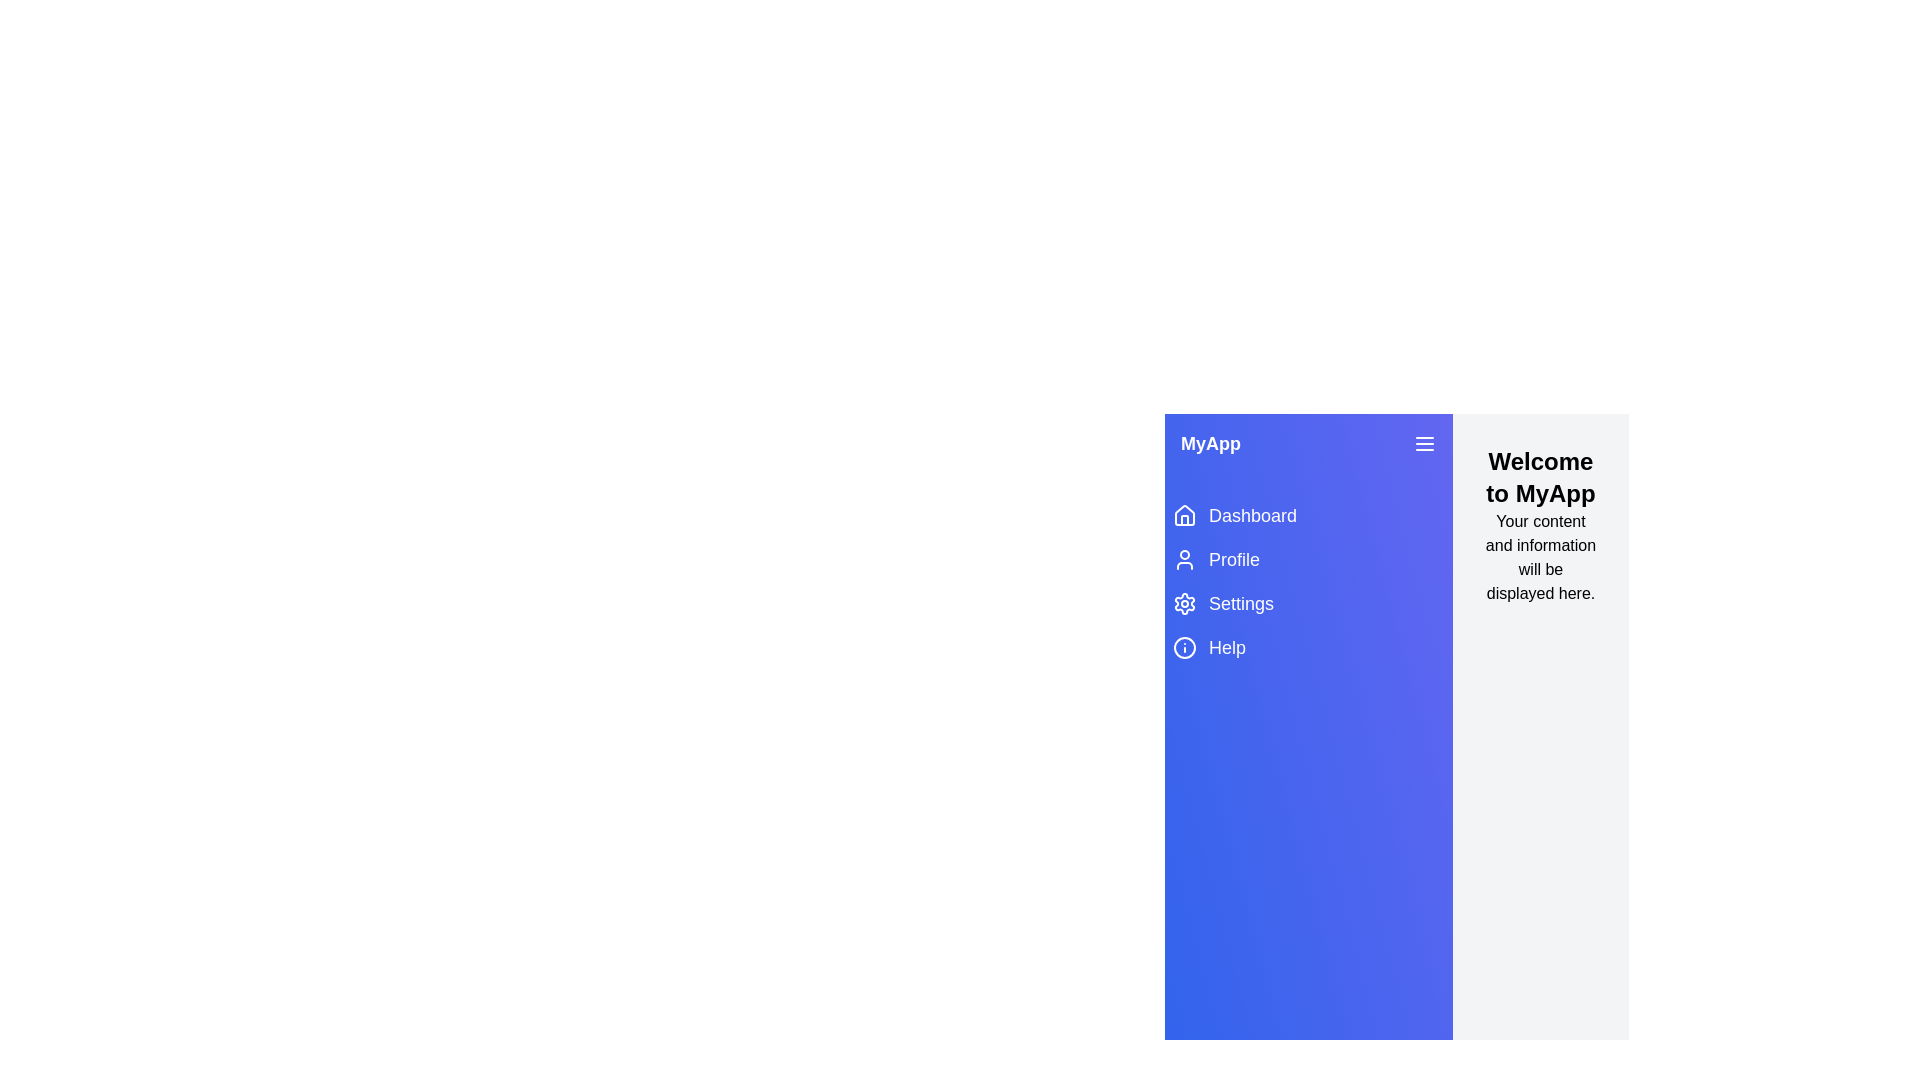 This screenshot has height=1080, width=1920. I want to click on the menu item labeled Help, so click(1309, 648).